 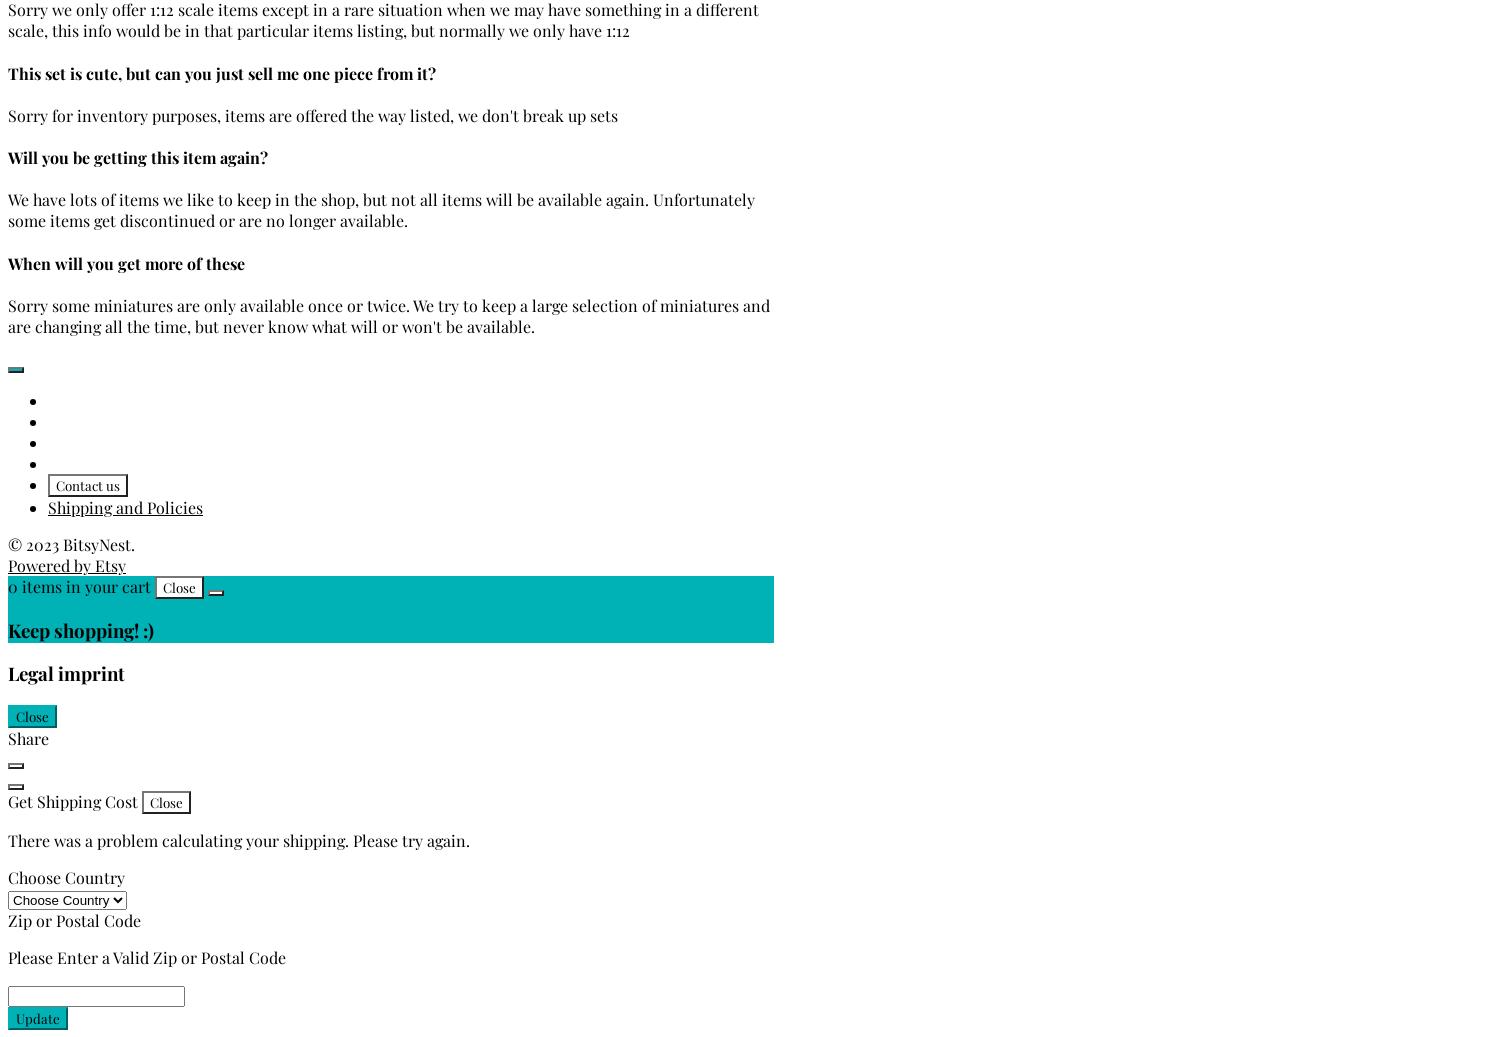 What do you see at coordinates (126, 261) in the screenshot?
I see `'When will you get more of these'` at bounding box center [126, 261].